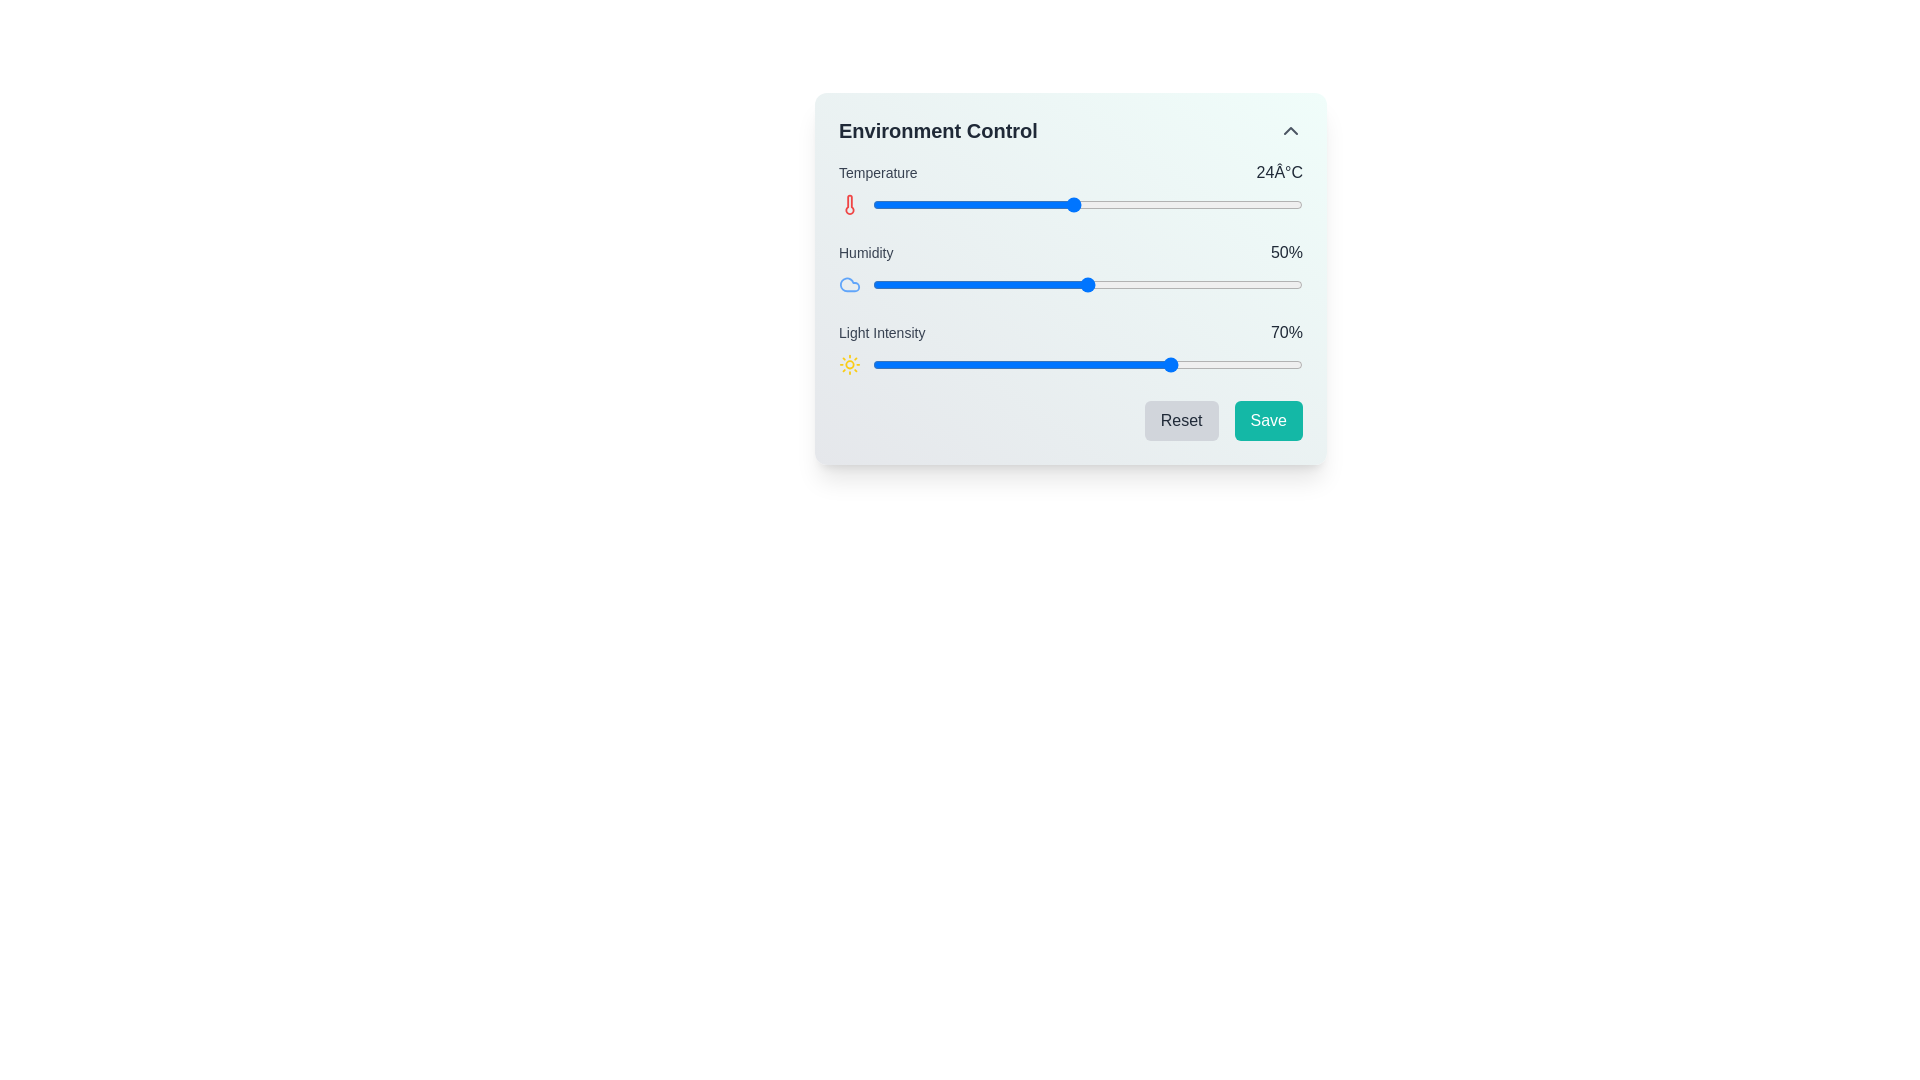  I want to click on light intensity, so click(1237, 365).